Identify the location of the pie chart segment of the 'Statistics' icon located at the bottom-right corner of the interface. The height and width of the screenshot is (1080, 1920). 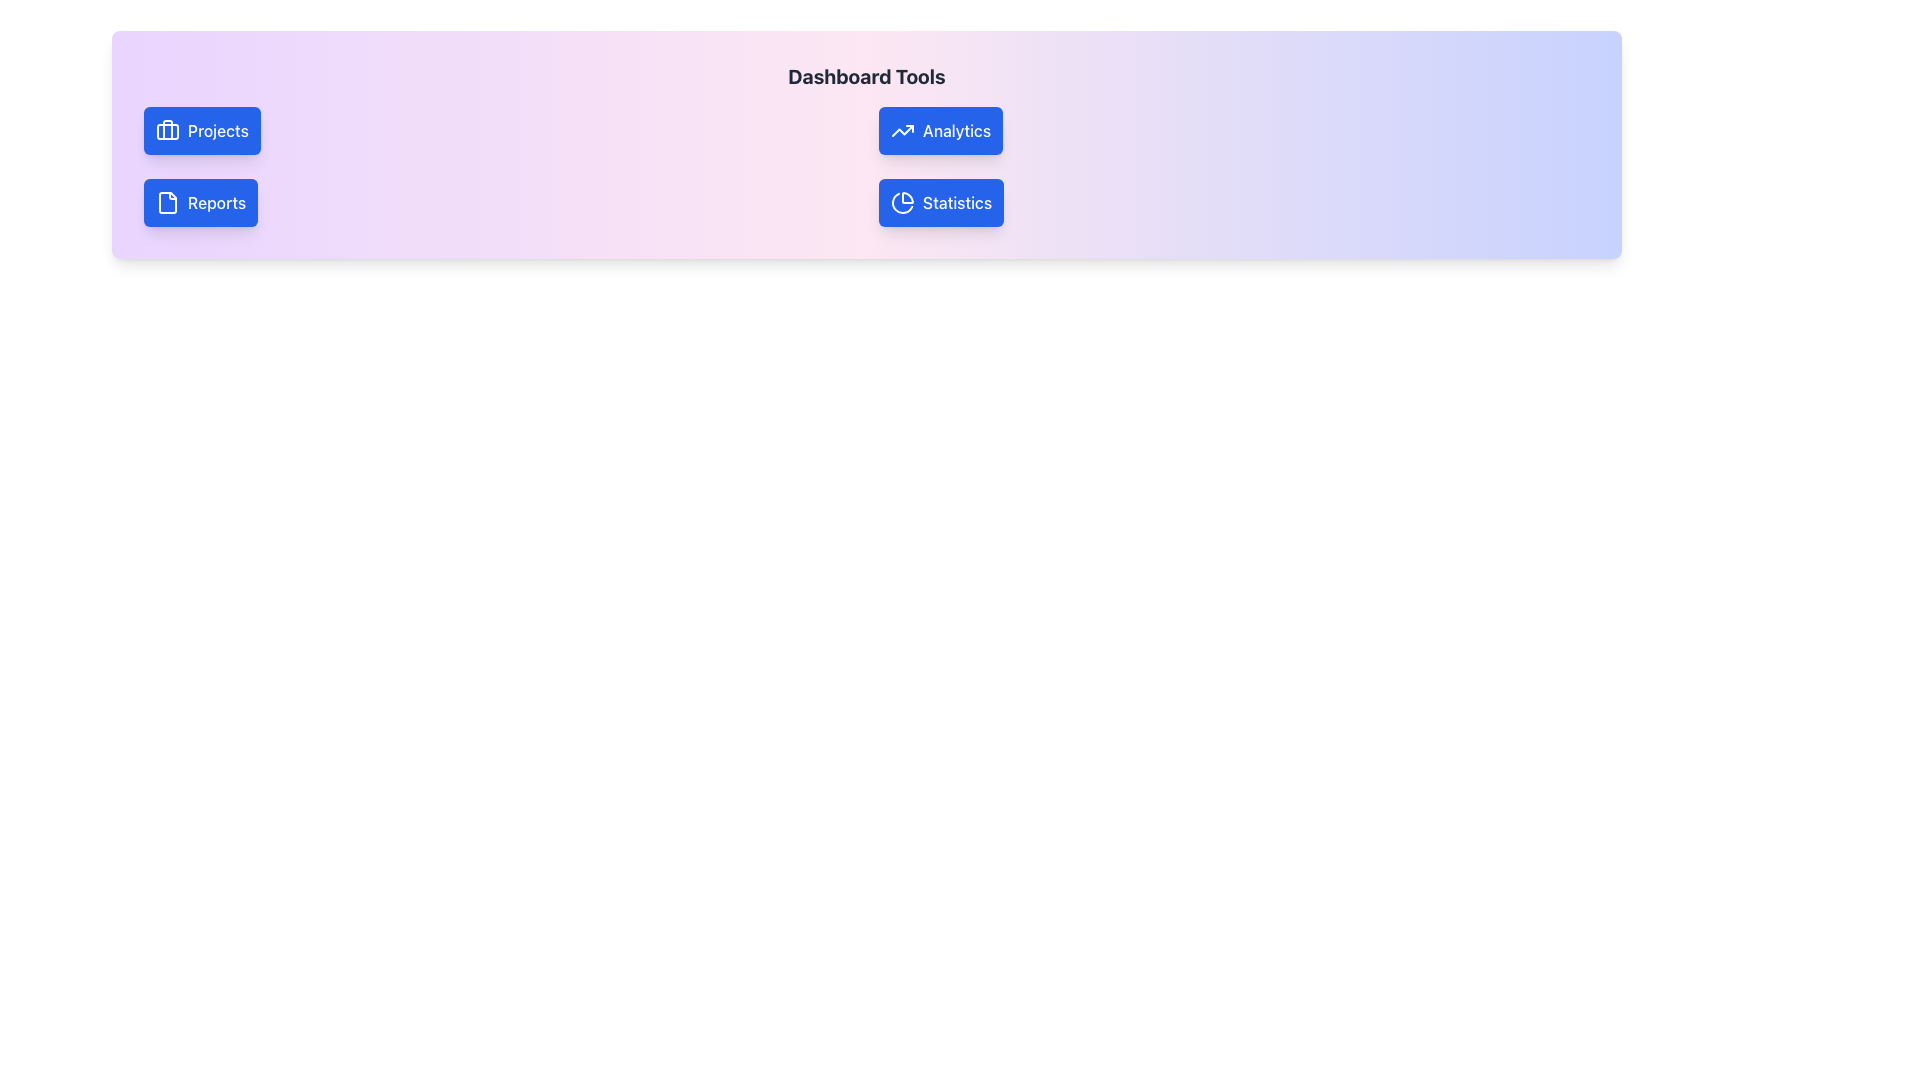
(901, 203).